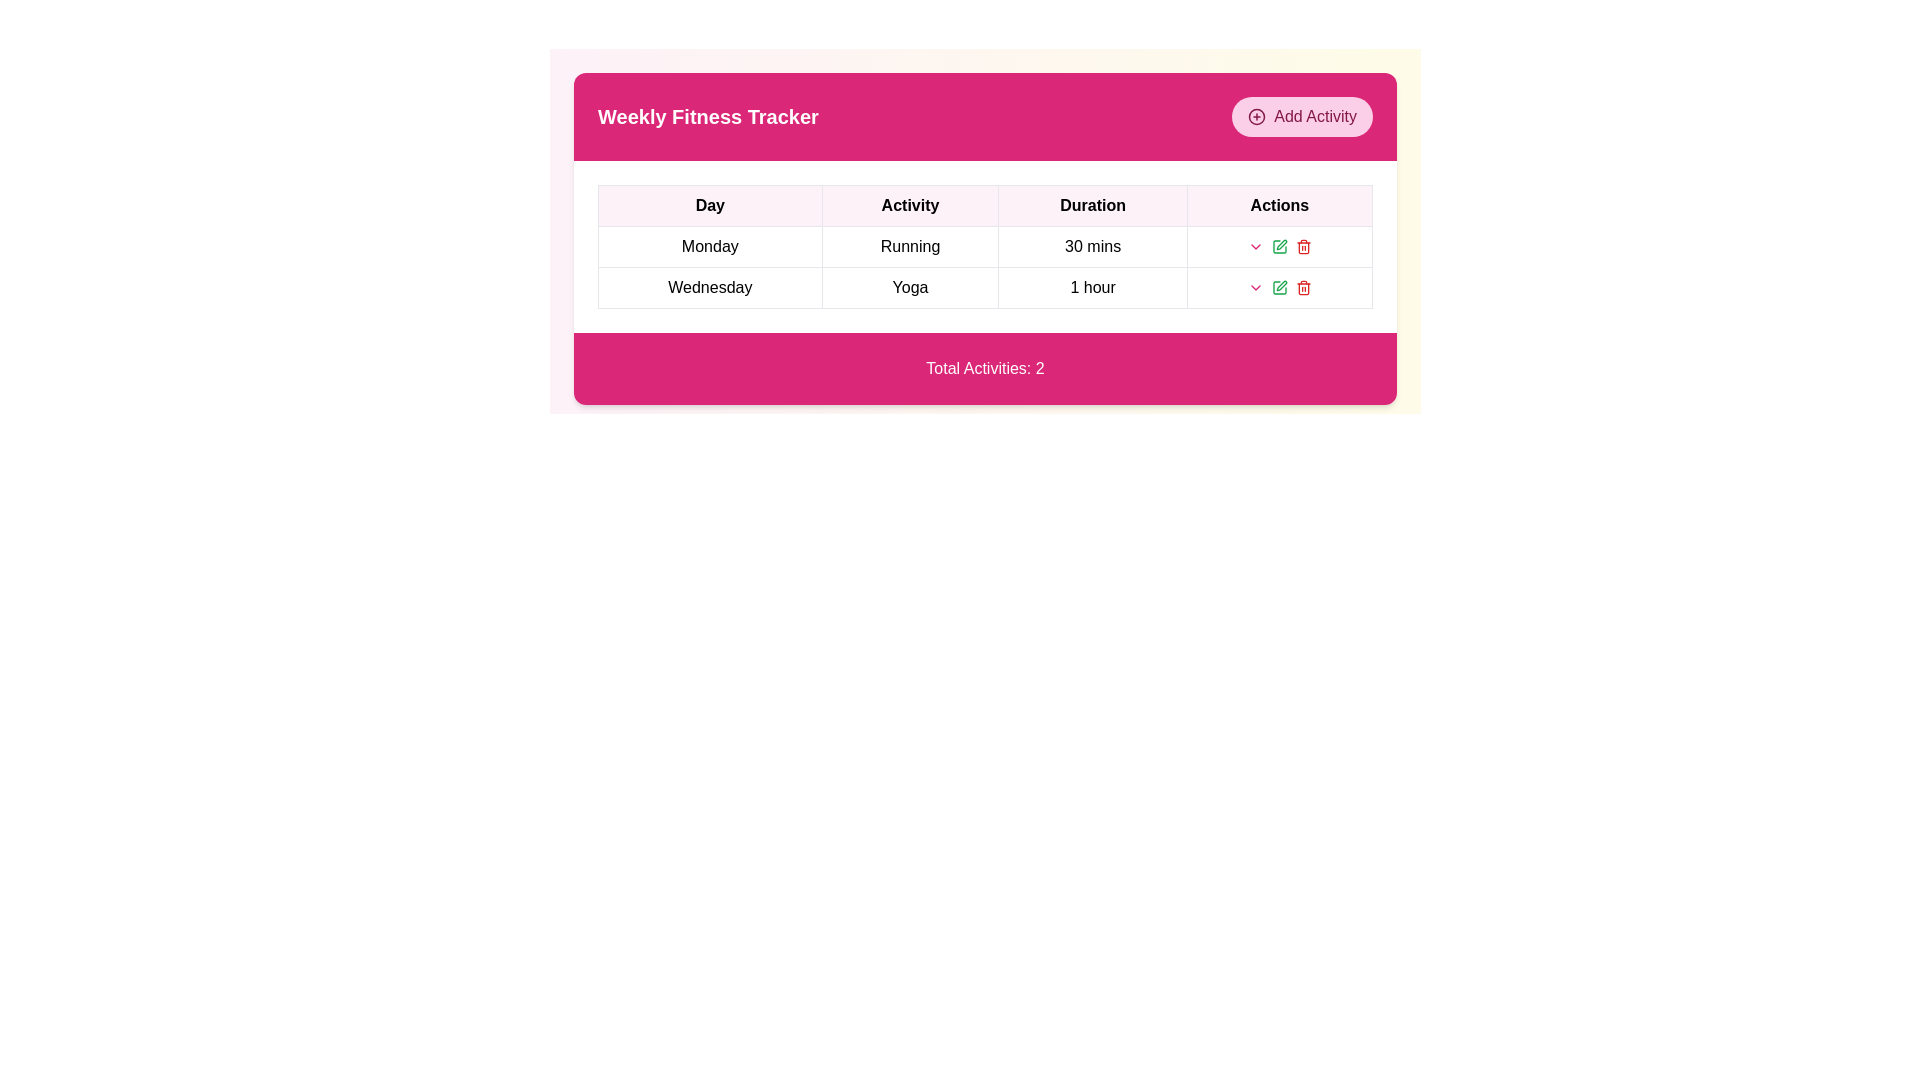  Describe the element at coordinates (1256, 116) in the screenshot. I see `the circular graphical component of the SVG icon located at the top right corner of the interface, adjacent to the 'Add Activity' button` at that location.